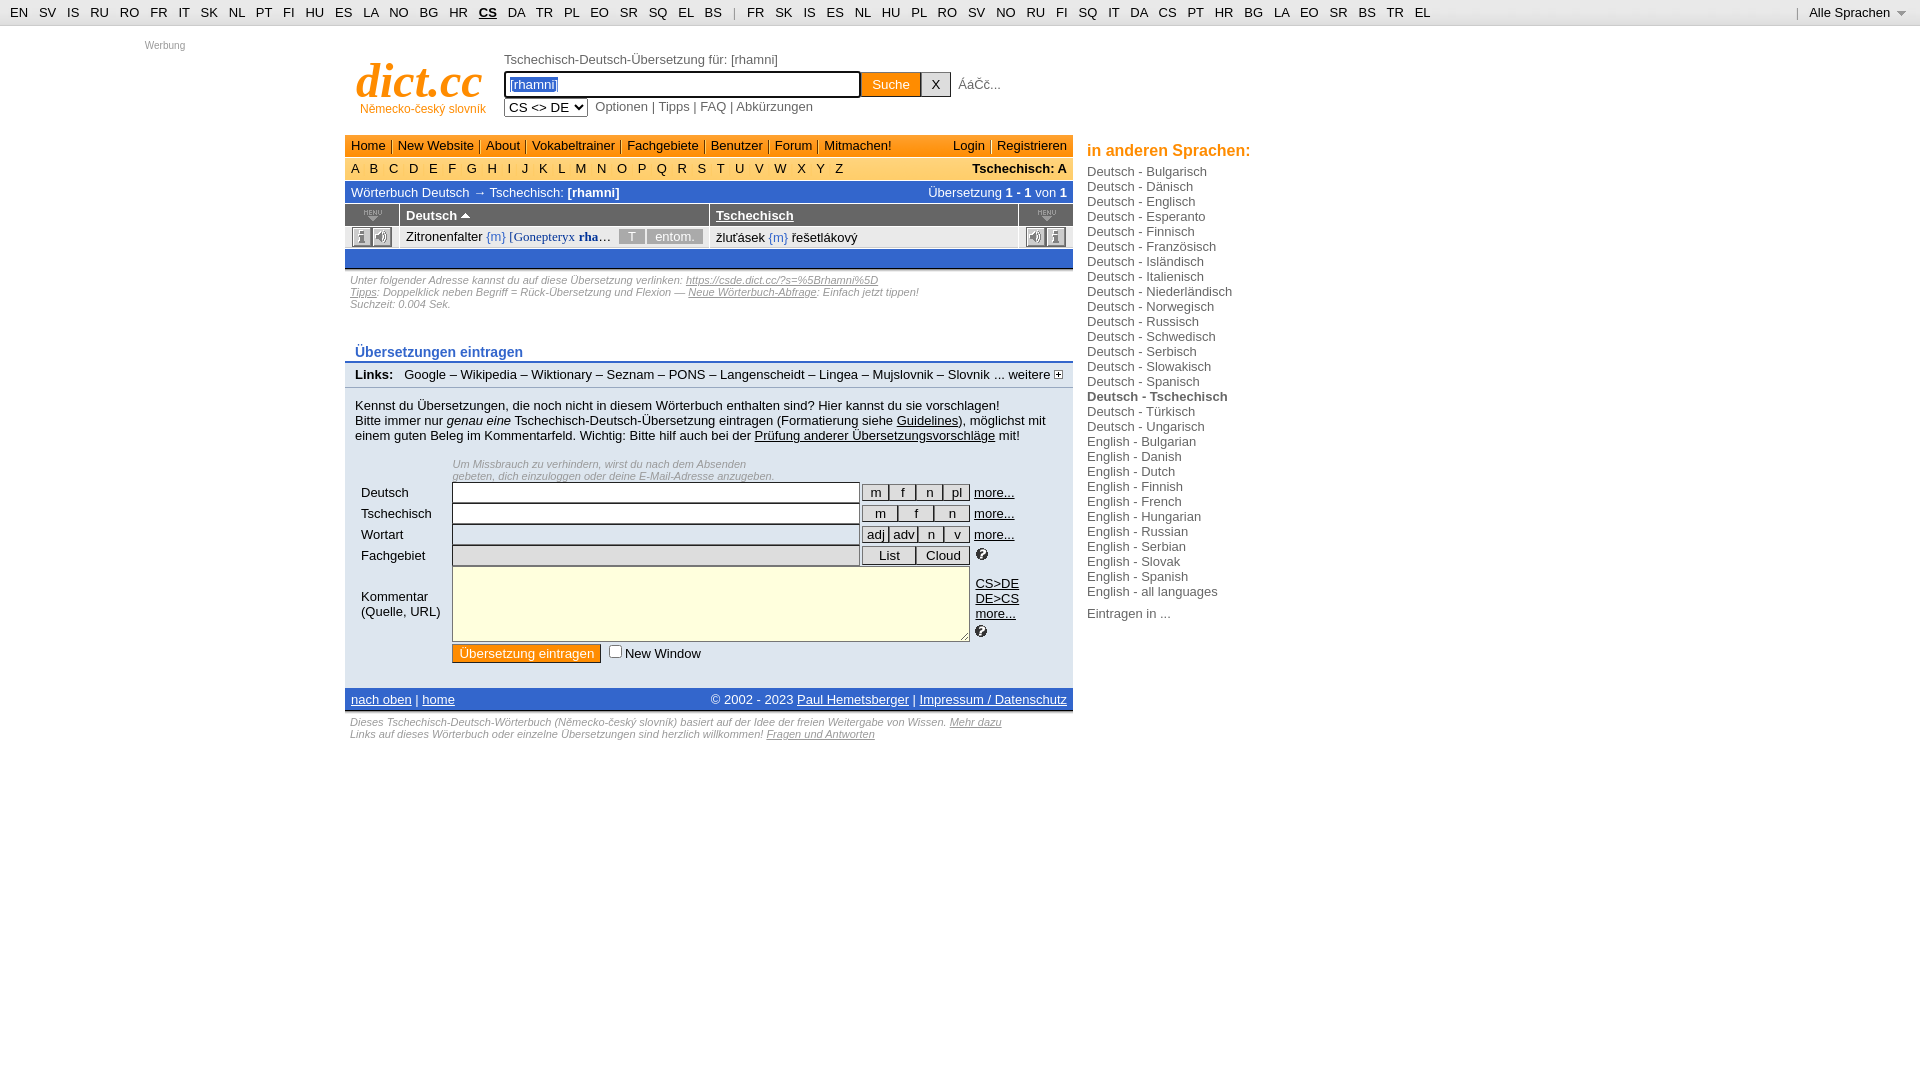  Describe the element at coordinates (875, 492) in the screenshot. I see `'m'` at that location.